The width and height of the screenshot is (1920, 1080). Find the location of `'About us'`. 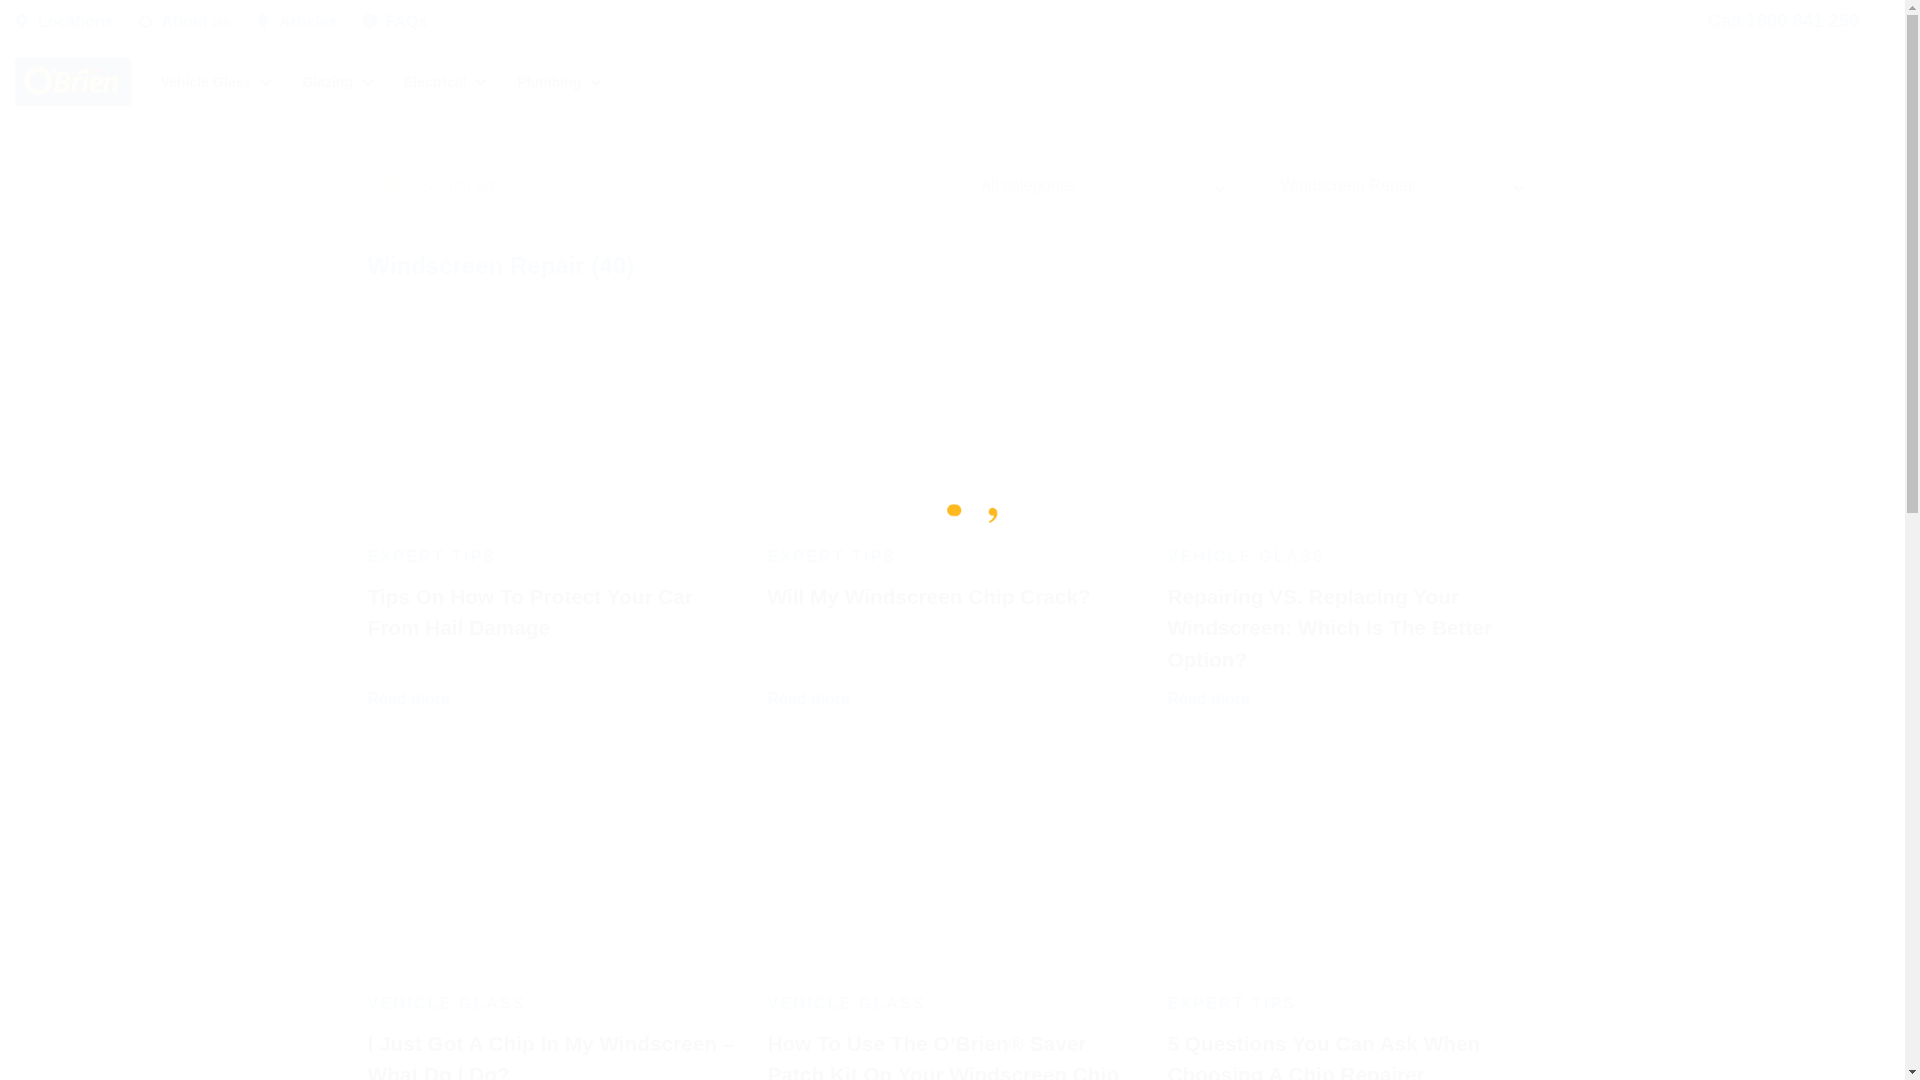

'About us' is located at coordinates (196, 21).